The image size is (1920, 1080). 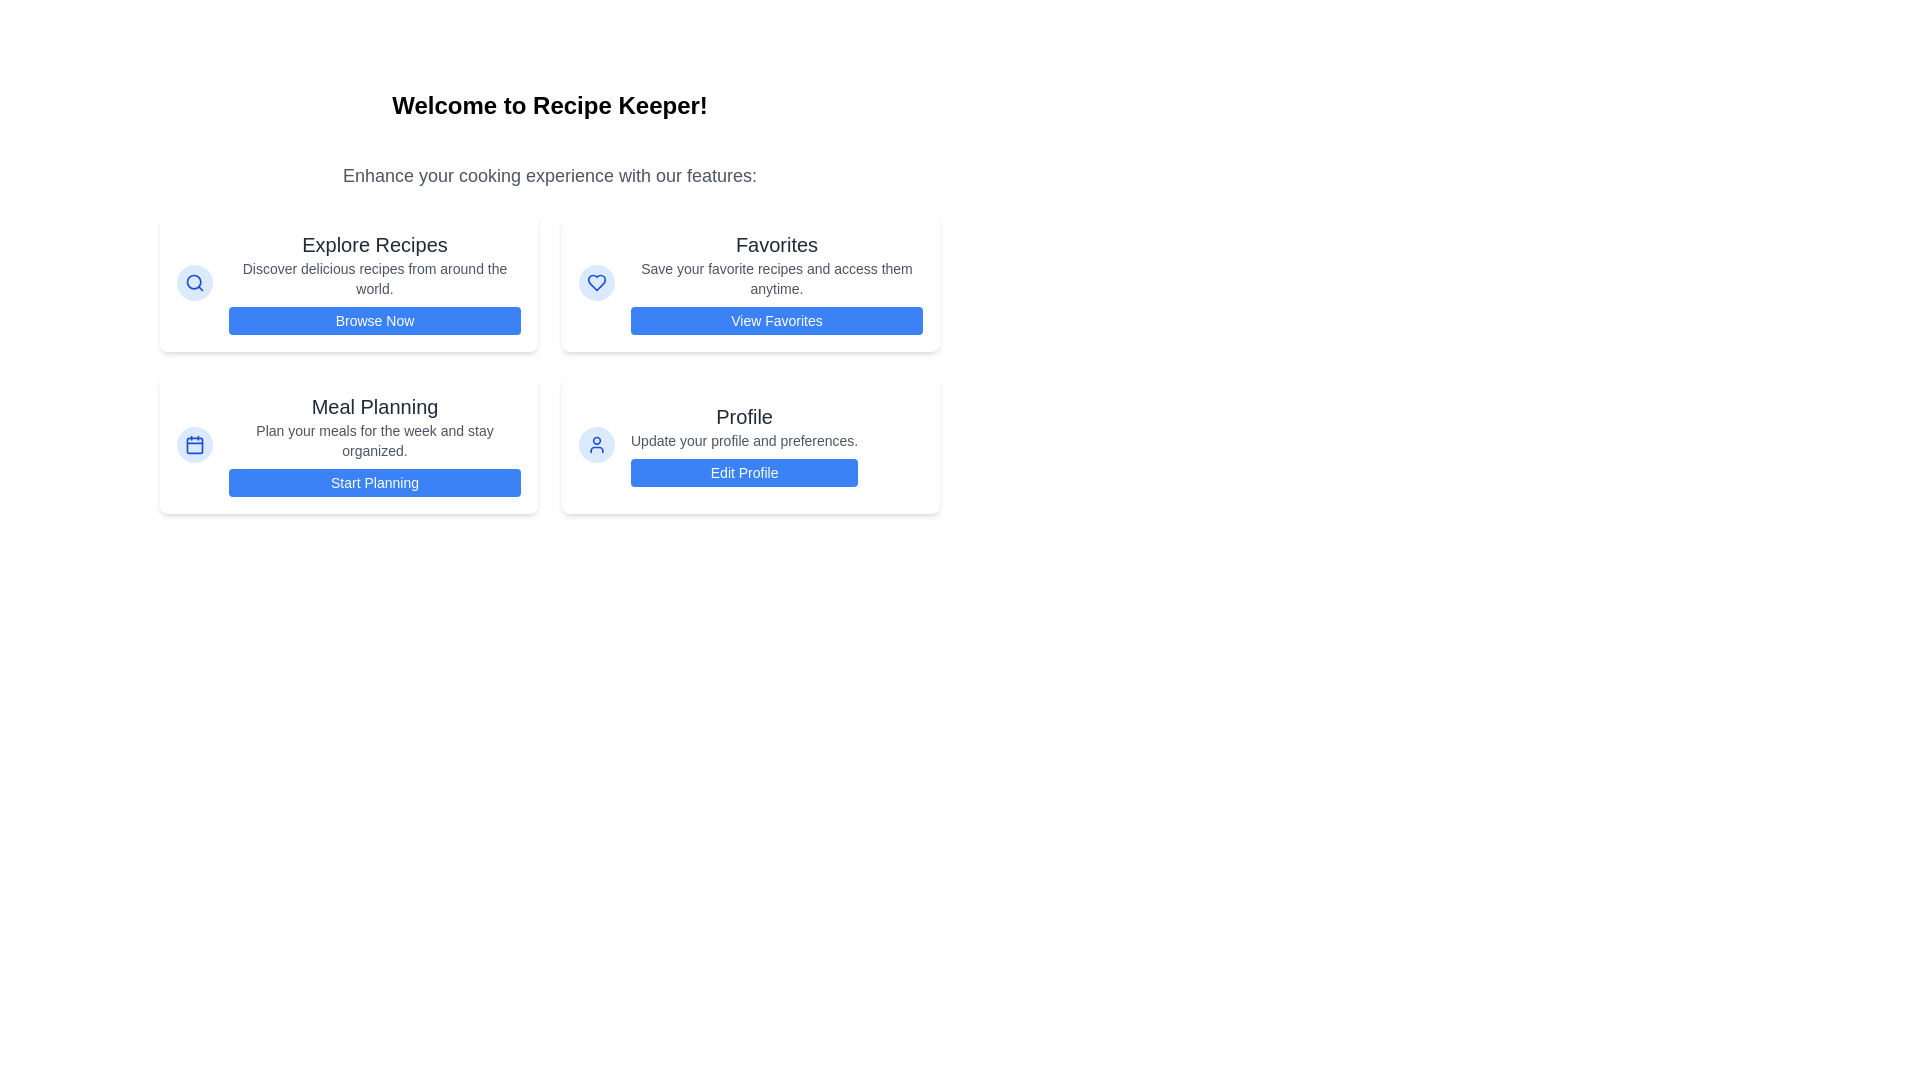 I want to click on the circular button with a light blue background and a magnifying glass icon located in the 'Explore Recipes' section card, near the top-left corner, so click(x=195, y=282).